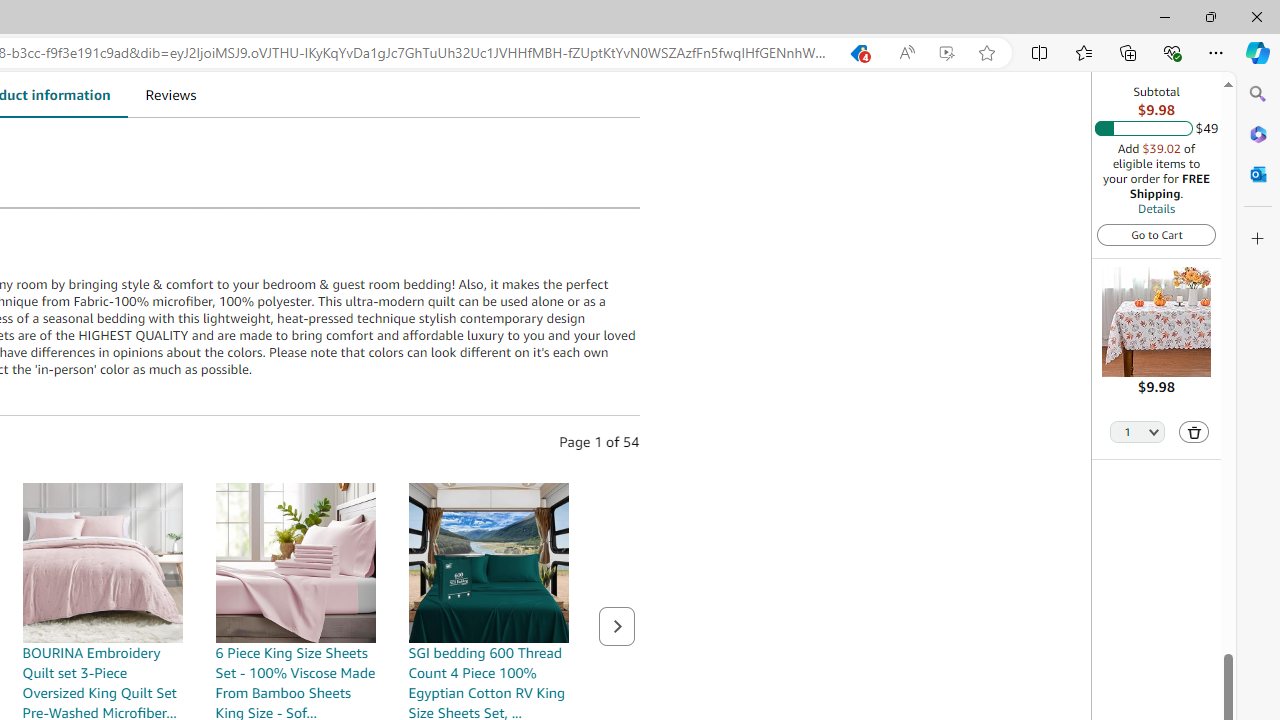 The height and width of the screenshot is (720, 1280). Describe the element at coordinates (1257, 173) in the screenshot. I see `'Outlook'` at that location.